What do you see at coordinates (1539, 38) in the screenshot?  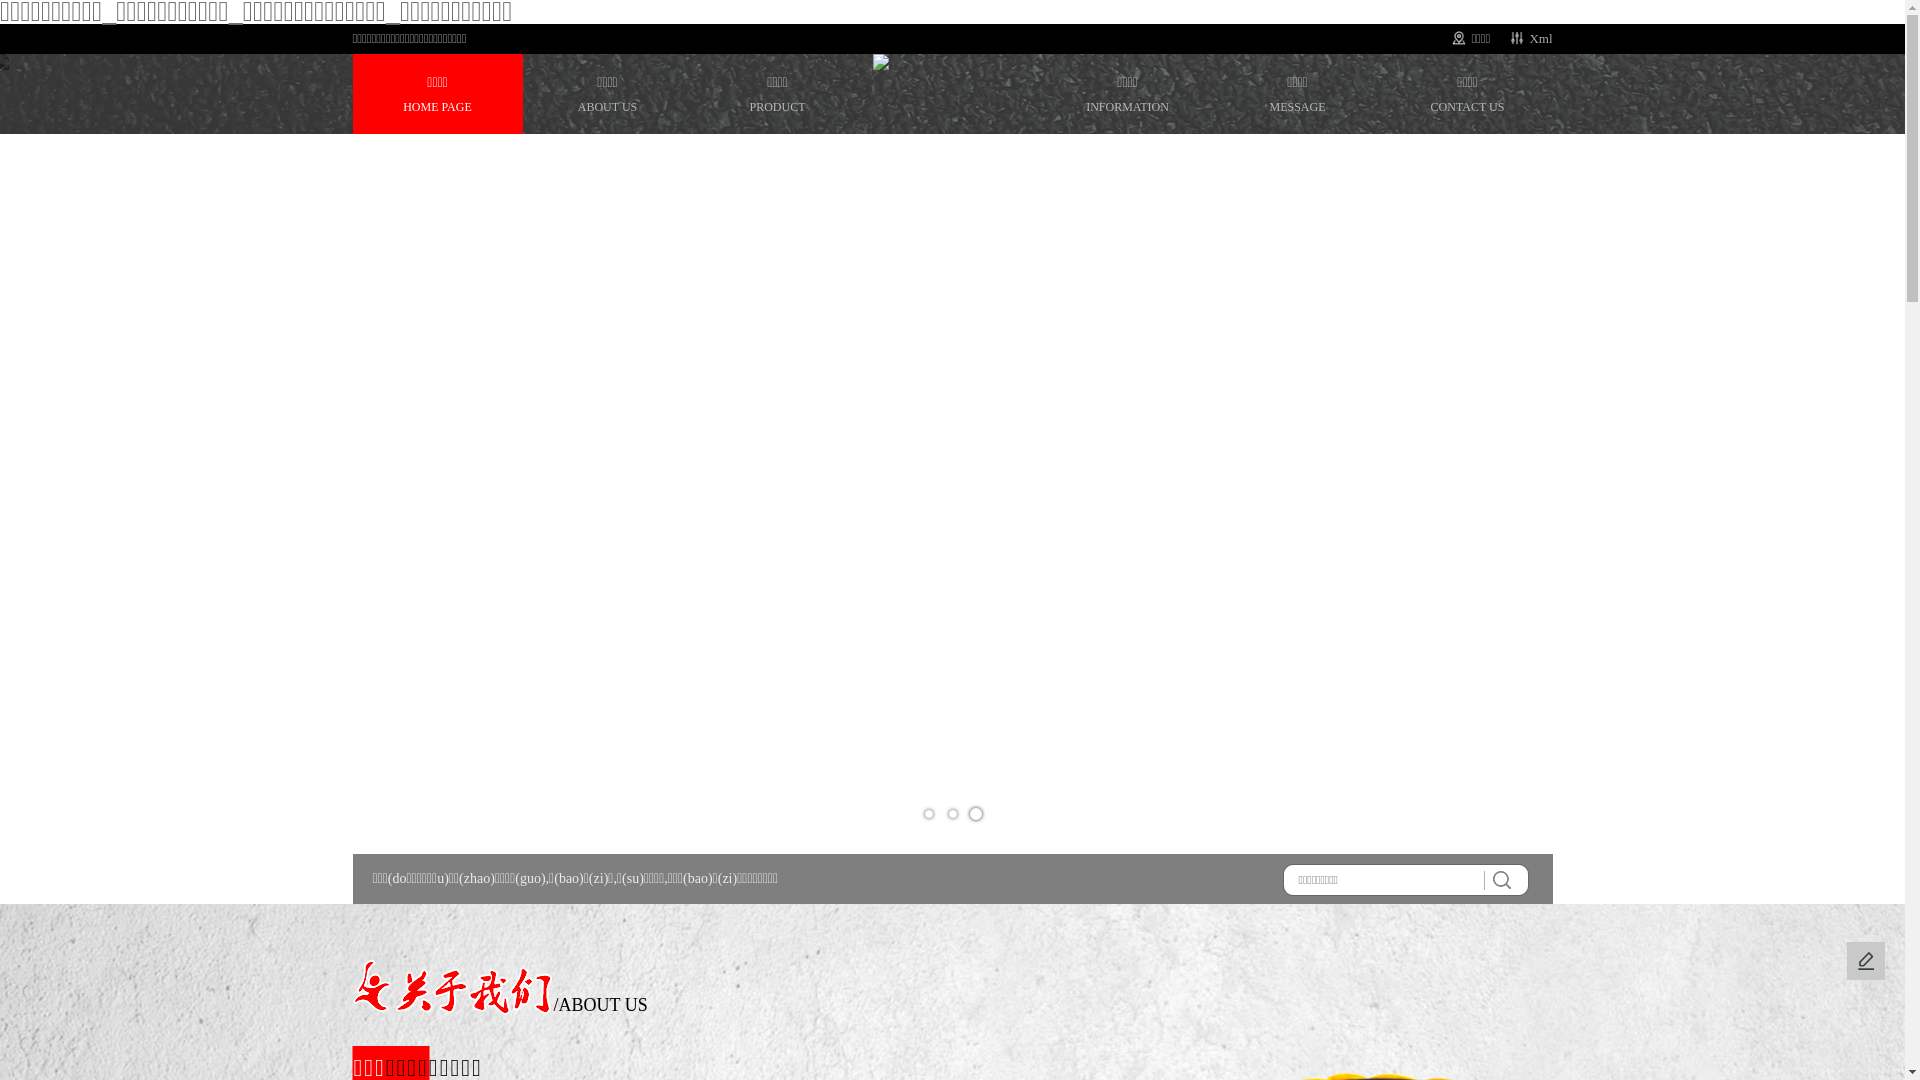 I see `'Xml'` at bounding box center [1539, 38].